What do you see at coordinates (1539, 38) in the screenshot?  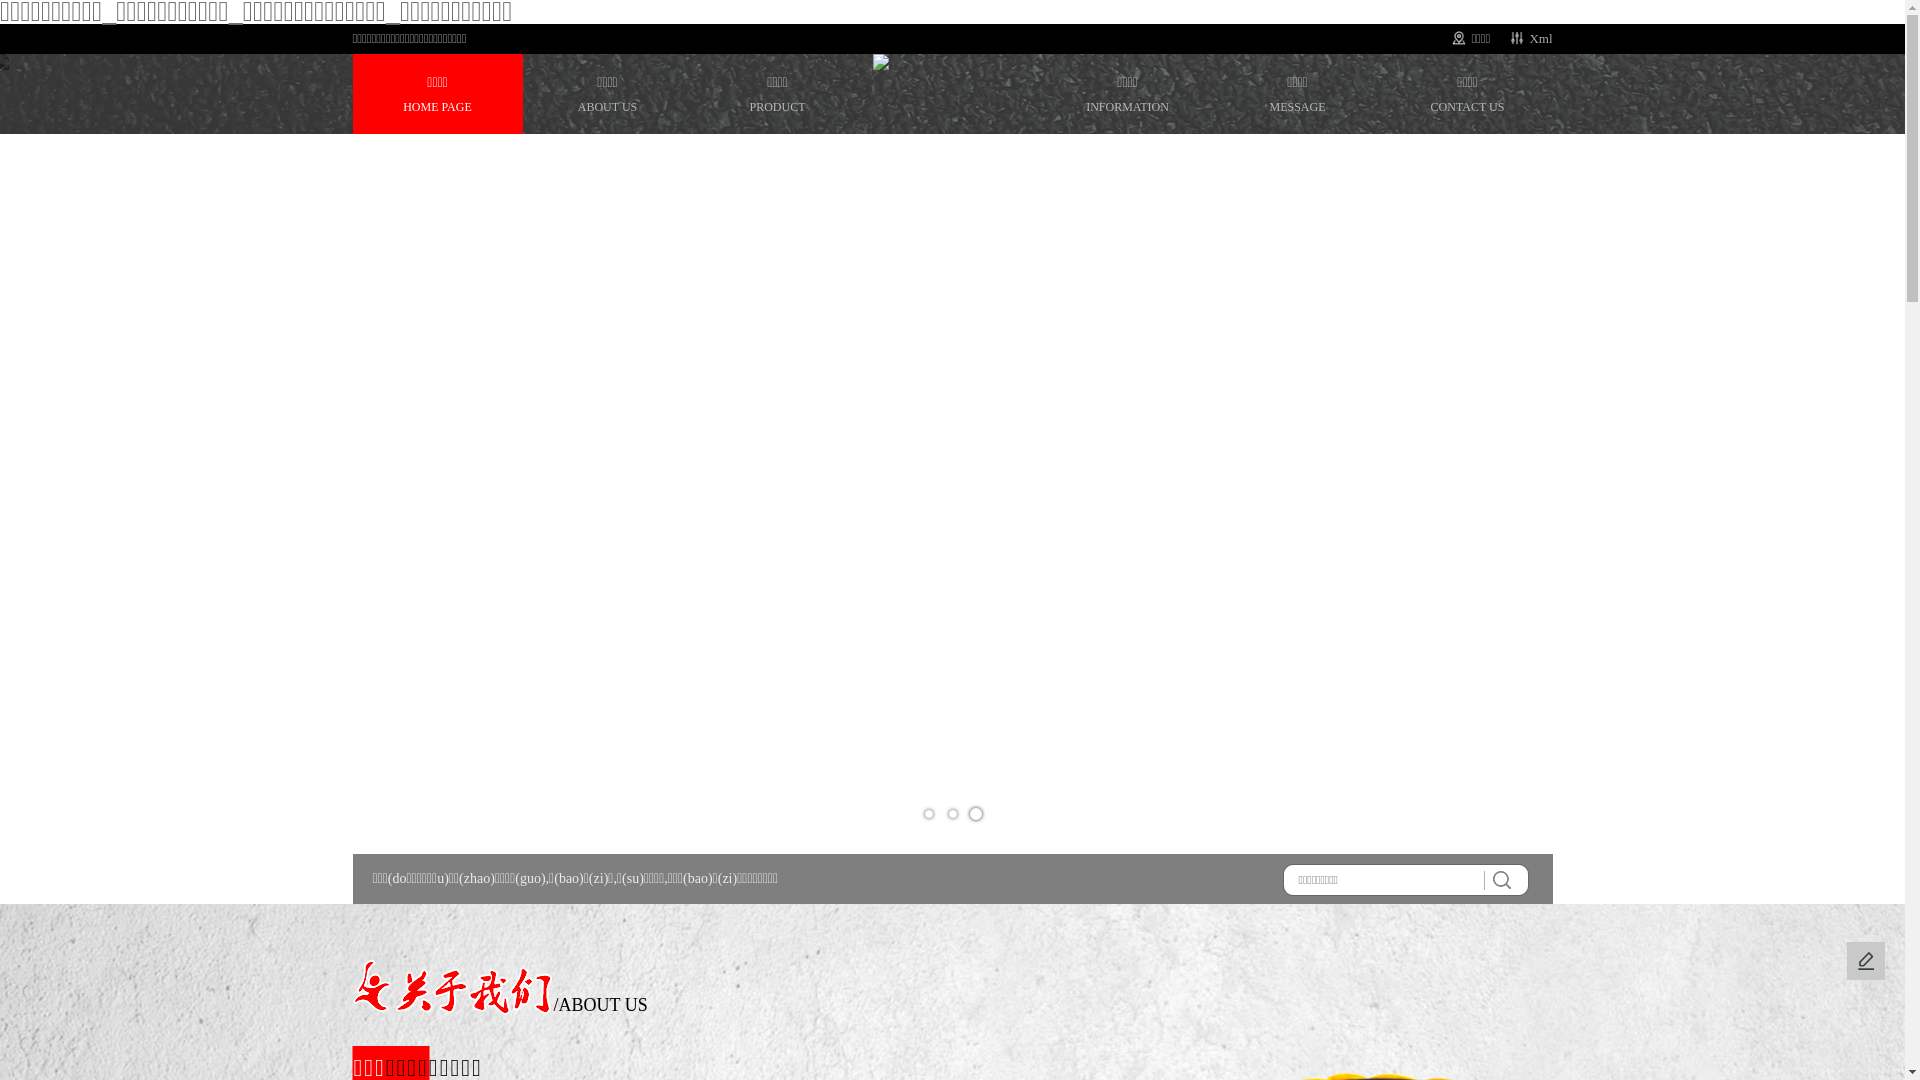 I see `'Xml'` at bounding box center [1539, 38].